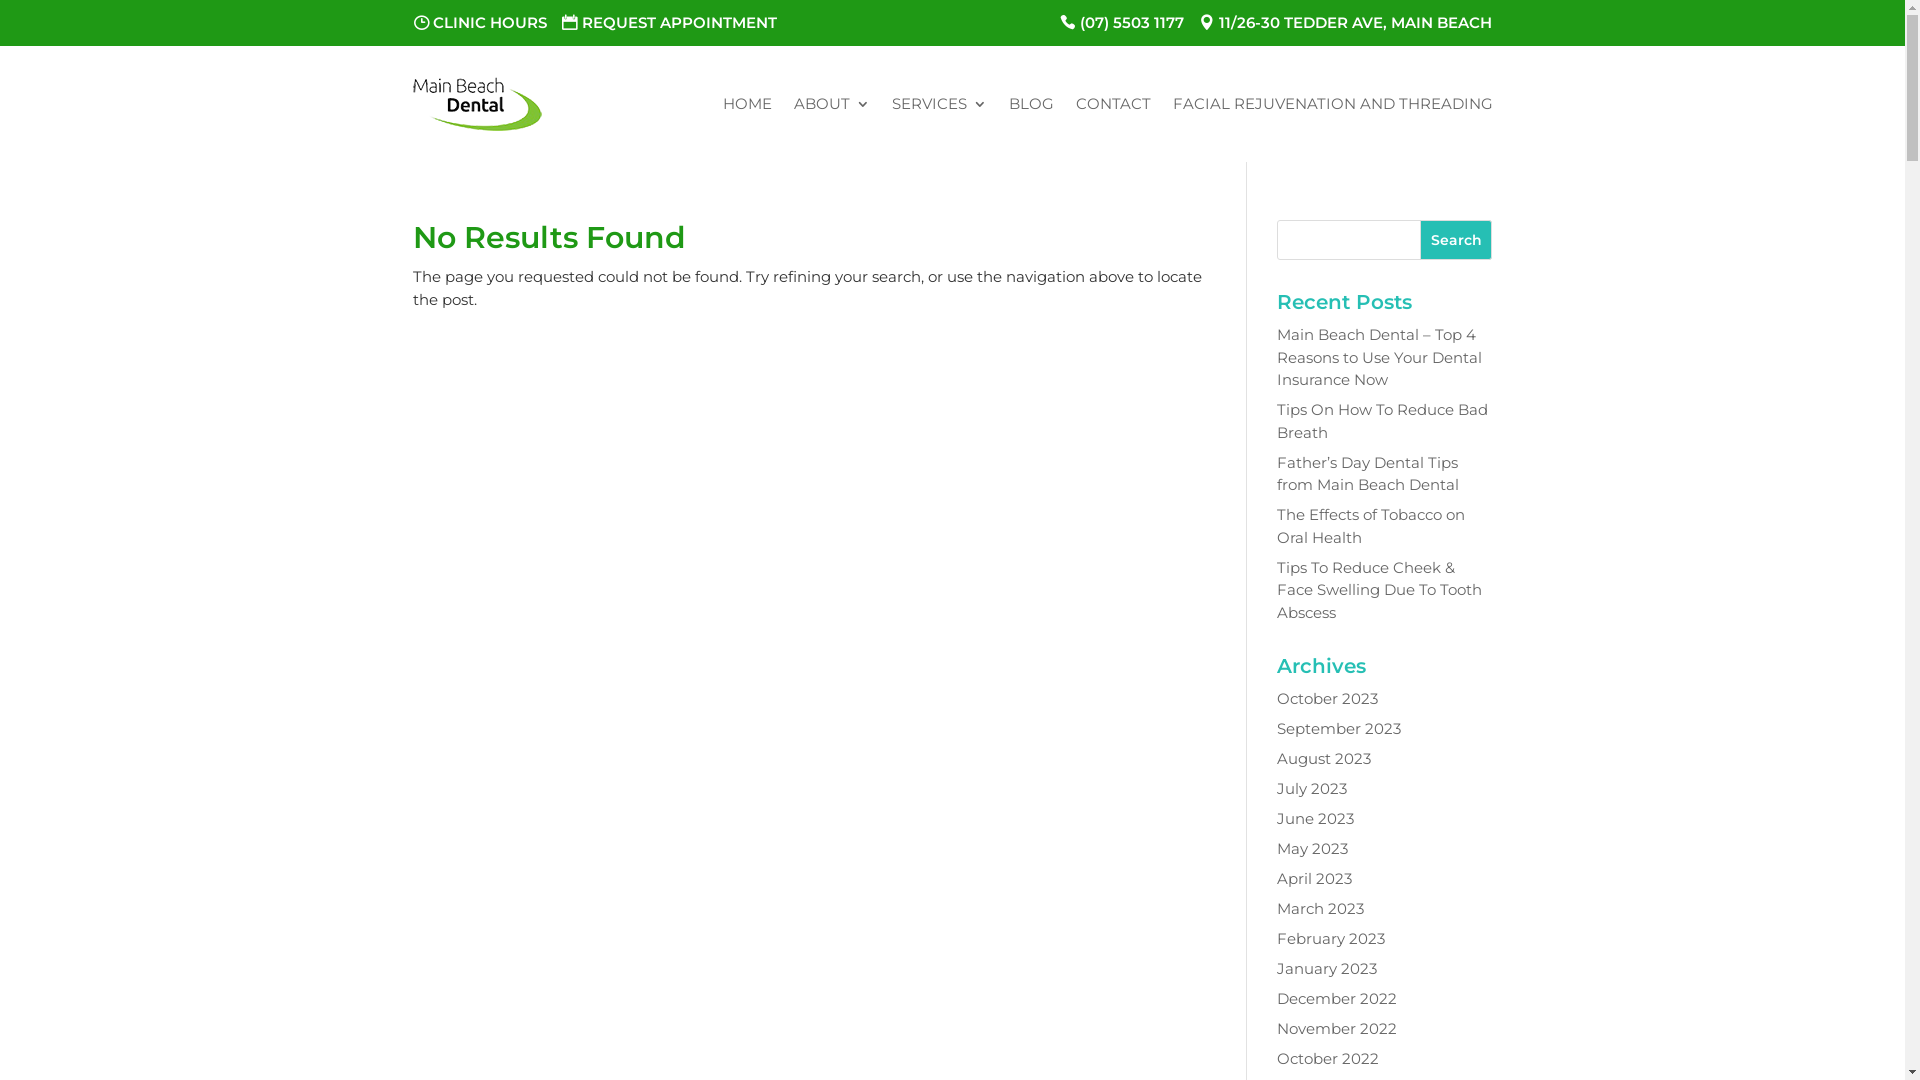 The width and height of the screenshot is (1920, 1080). What do you see at coordinates (938, 104) in the screenshot?
I see `'SERVICES'` at bounding box center [938, 104].